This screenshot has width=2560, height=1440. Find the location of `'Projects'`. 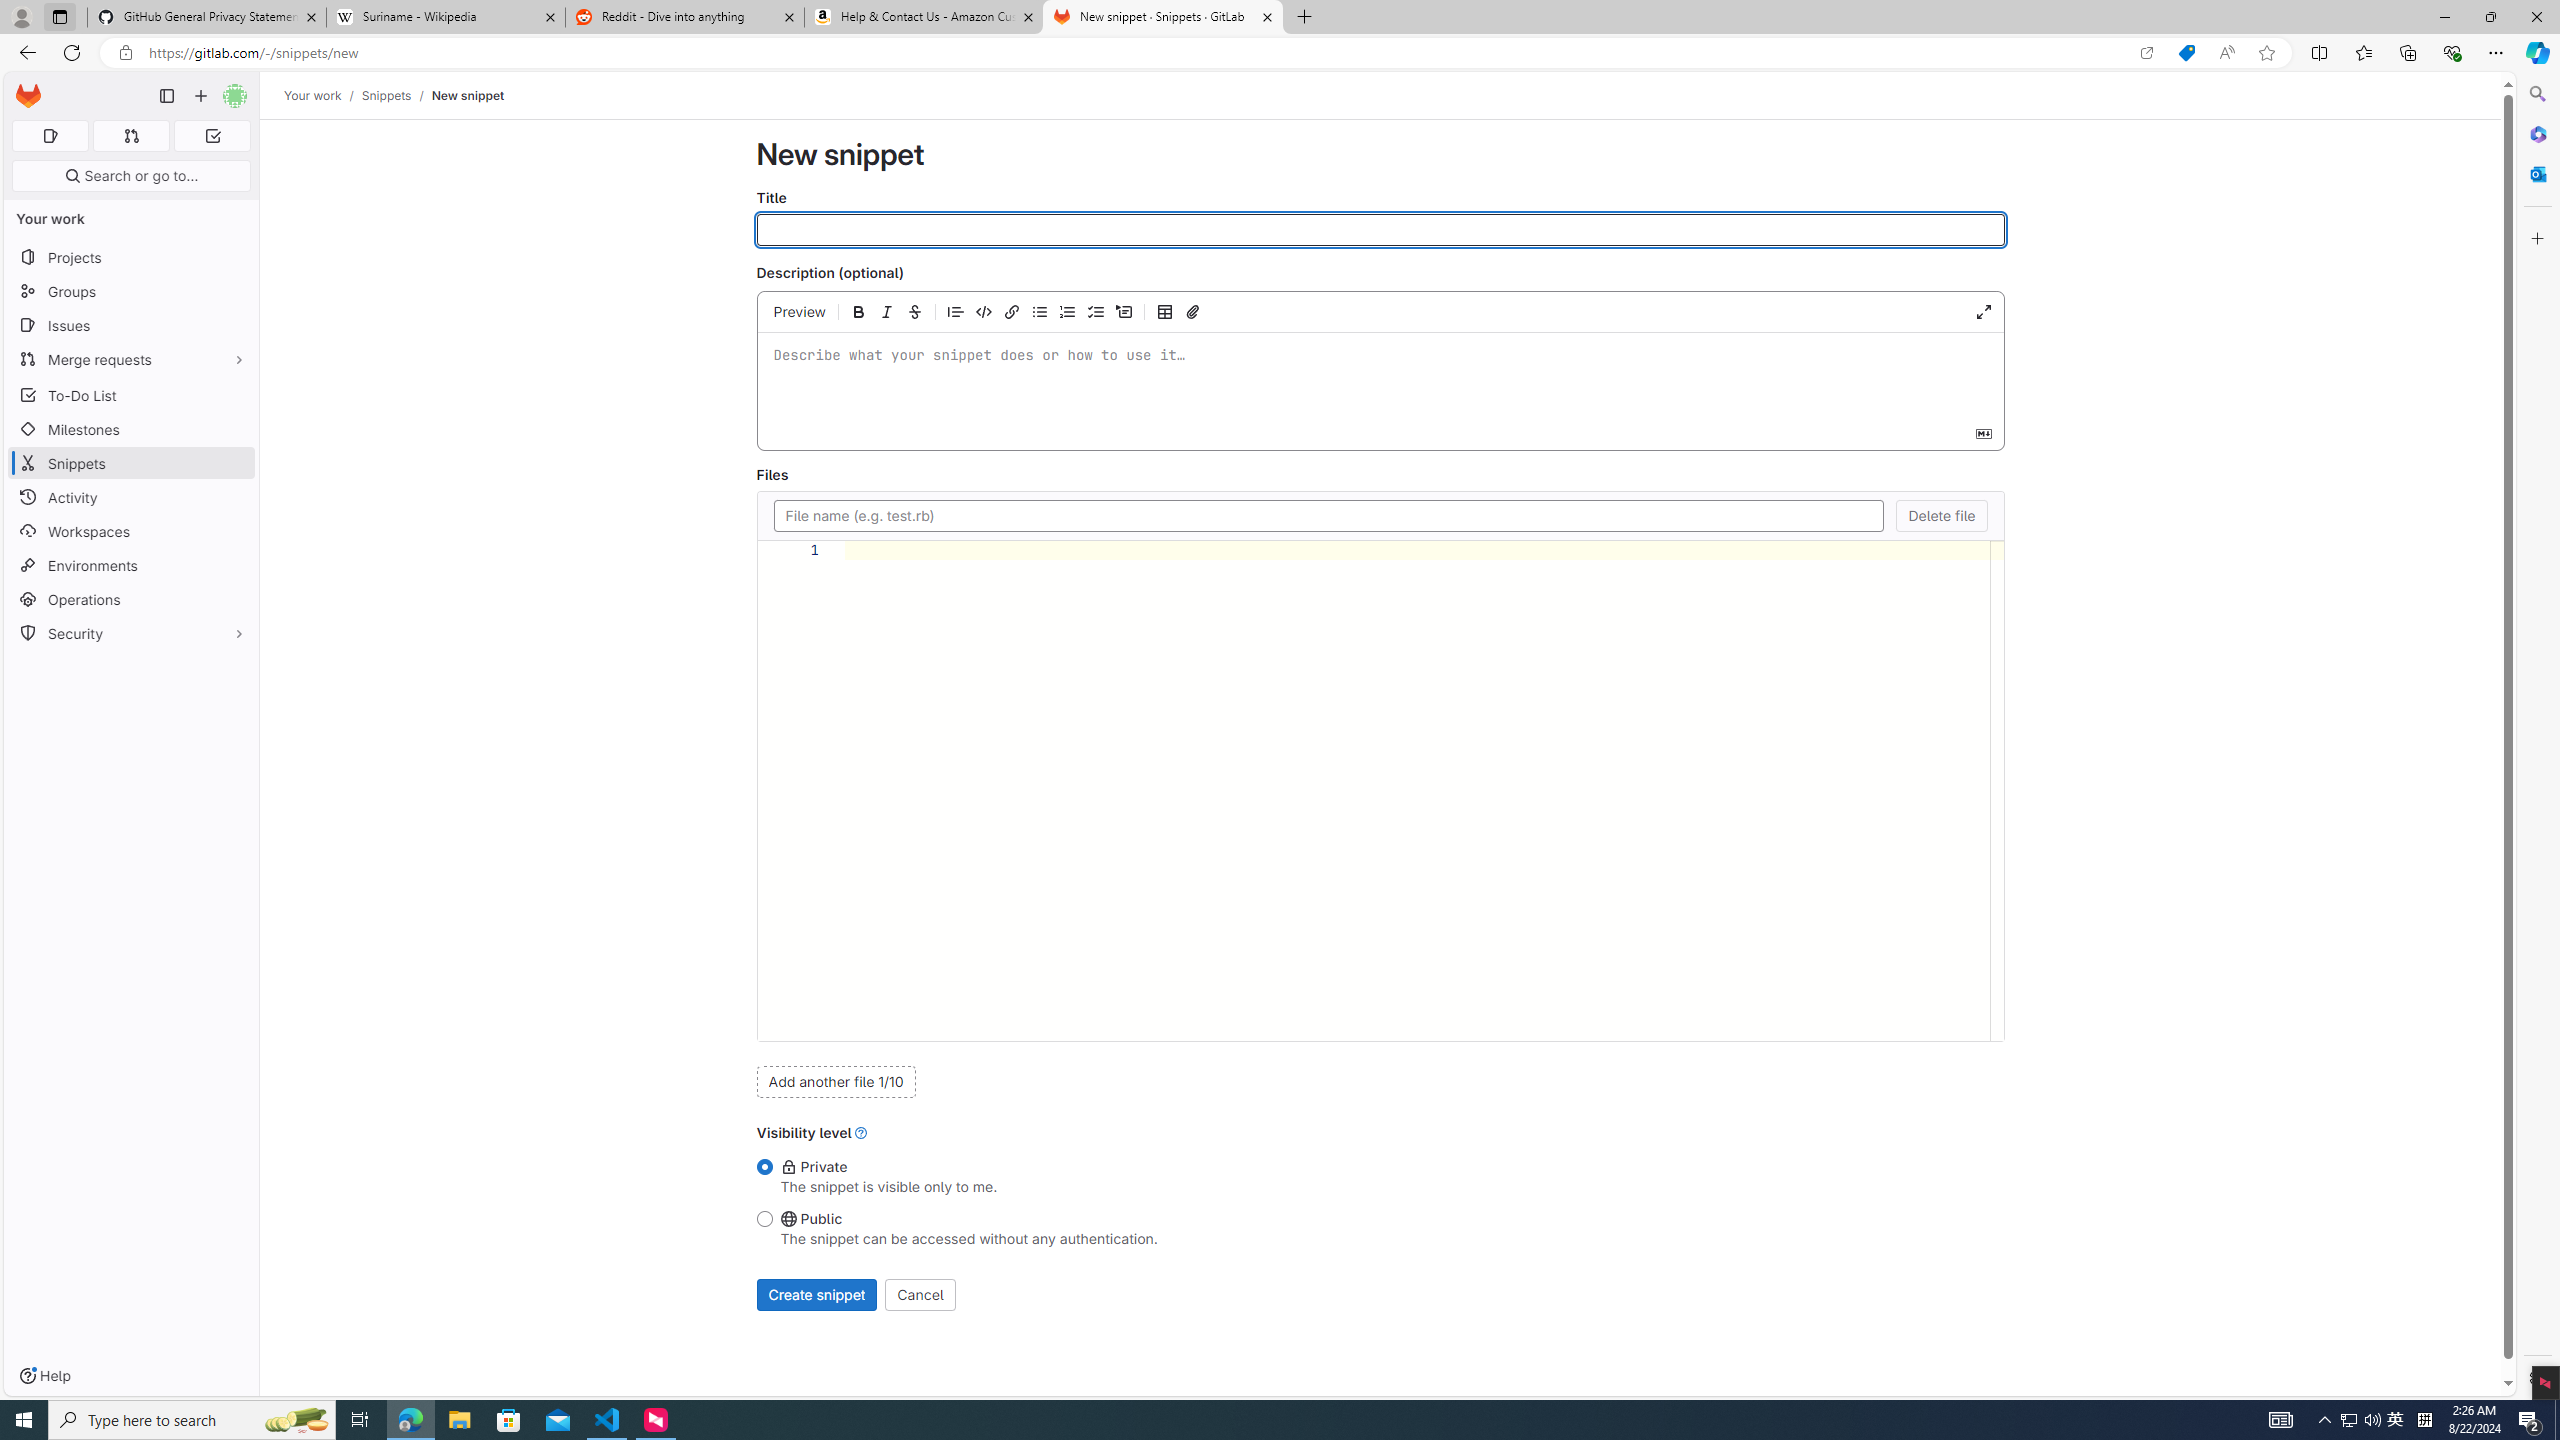

'Projects' is located at coordinates (130, 256).